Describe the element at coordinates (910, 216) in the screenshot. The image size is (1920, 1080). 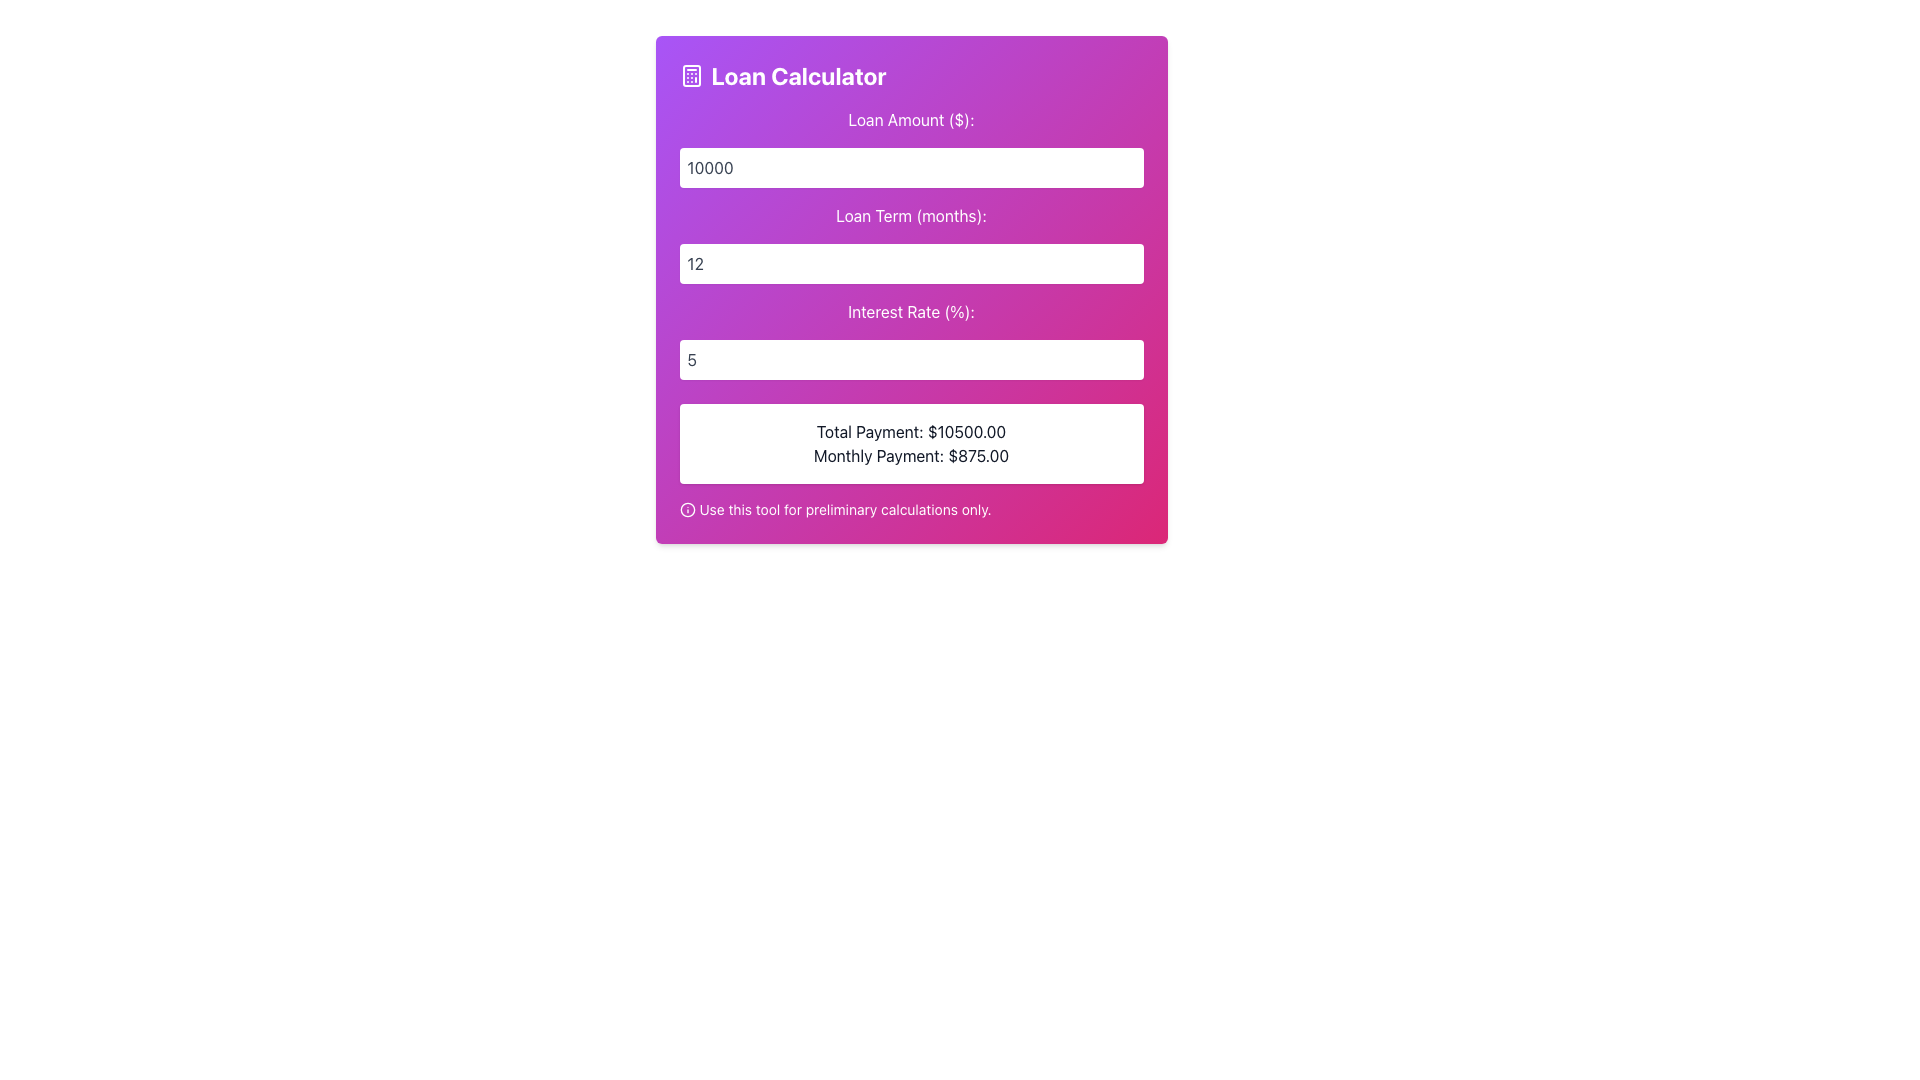
I see `the second text label in the 'Loan Calculator' form that identifies the loan term in months, located between 'Loan Amount ($):' and 'Interest Rate (%):'` at that location.